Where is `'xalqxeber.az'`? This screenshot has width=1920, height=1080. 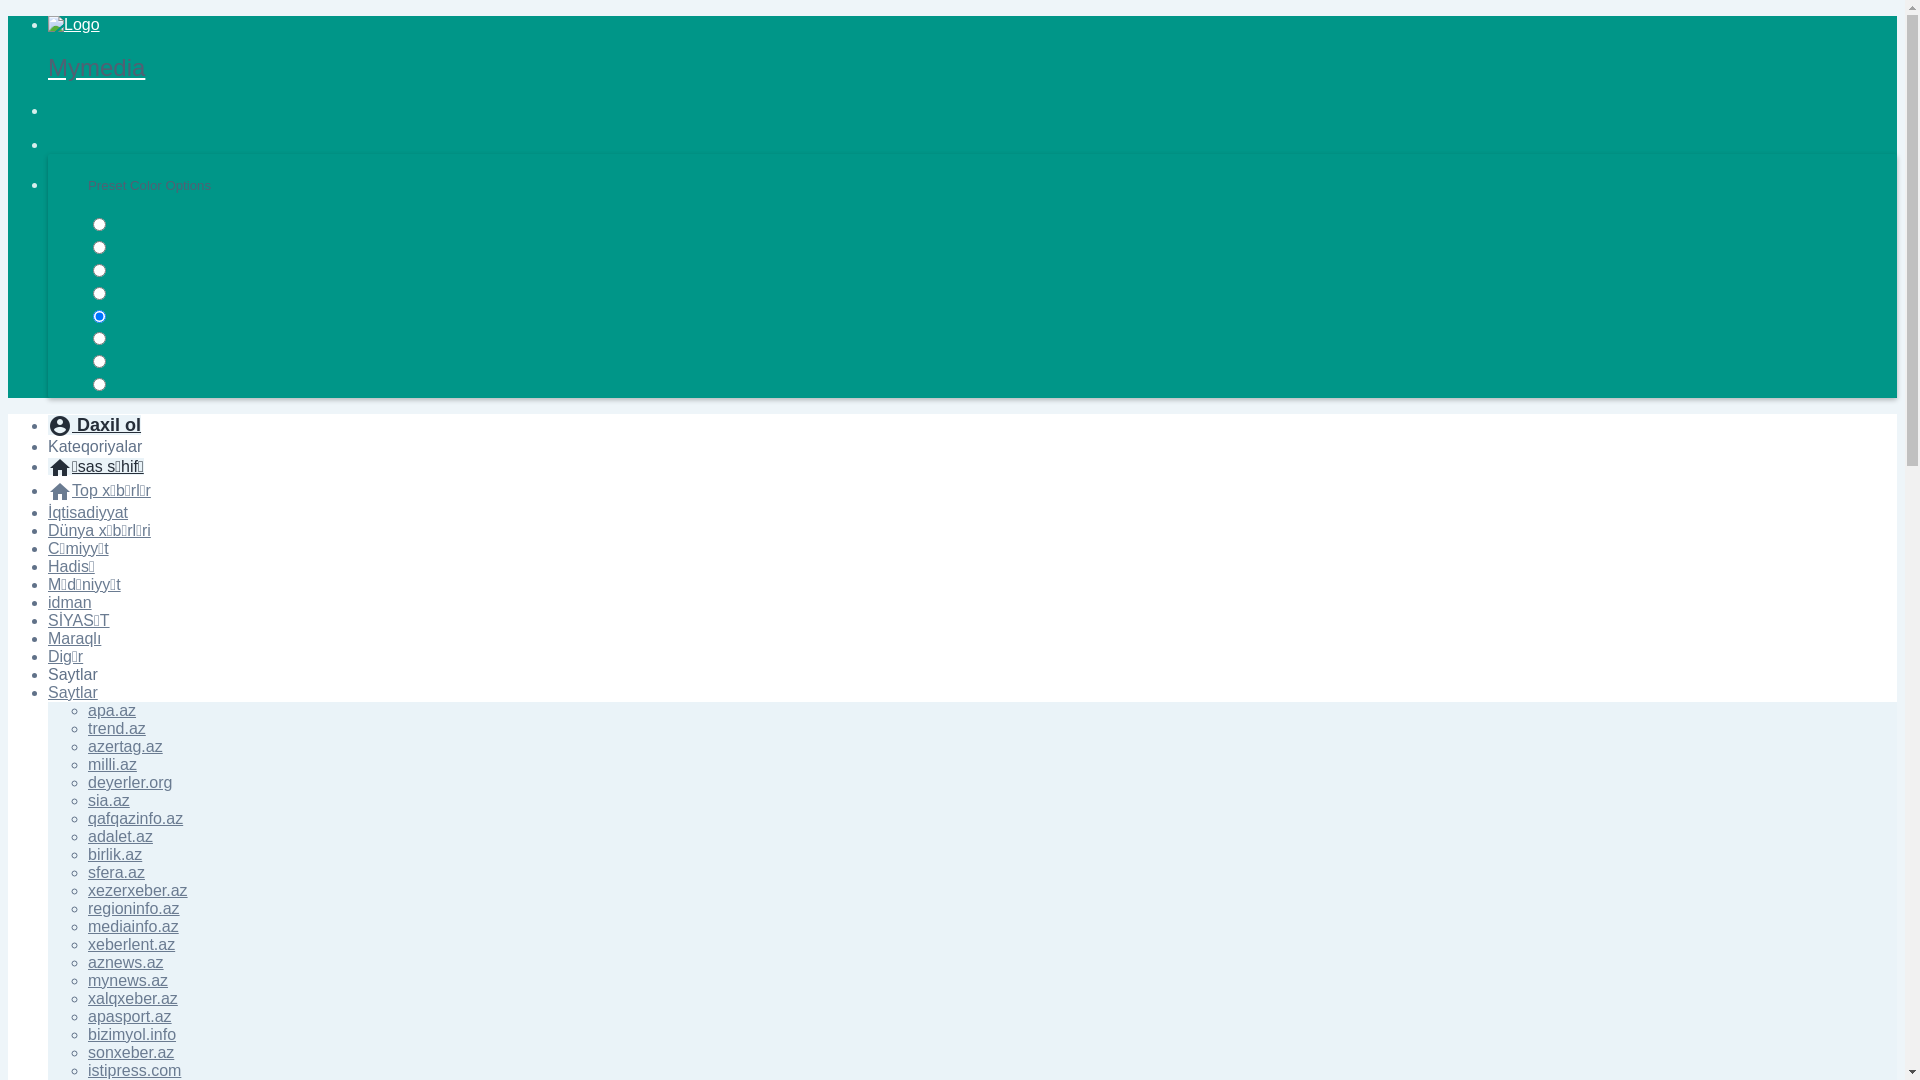 'xalqxeber.az' is located at coordinates (132, 998).